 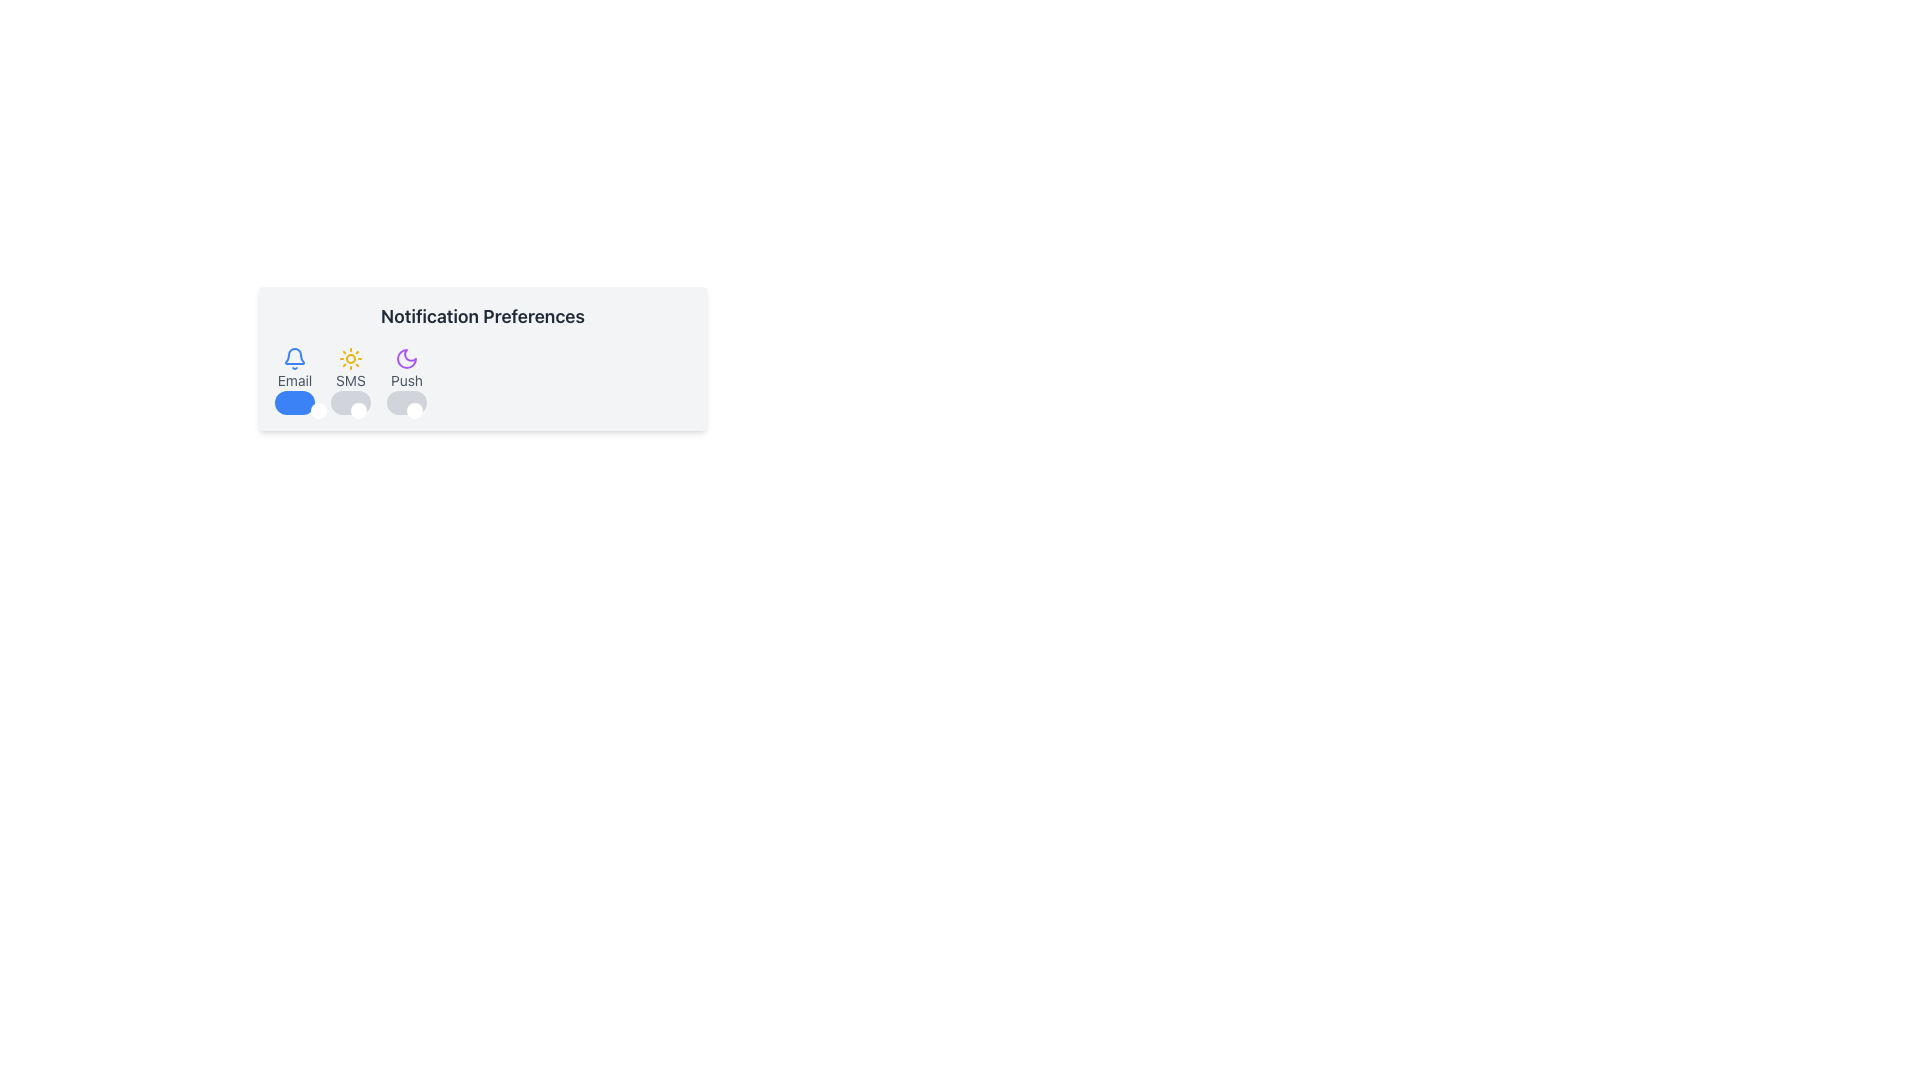 I want to click on the third toggle switch in the 'Notification Preferences' section to change its state for SMS notifications, so click(x=350, y=402).